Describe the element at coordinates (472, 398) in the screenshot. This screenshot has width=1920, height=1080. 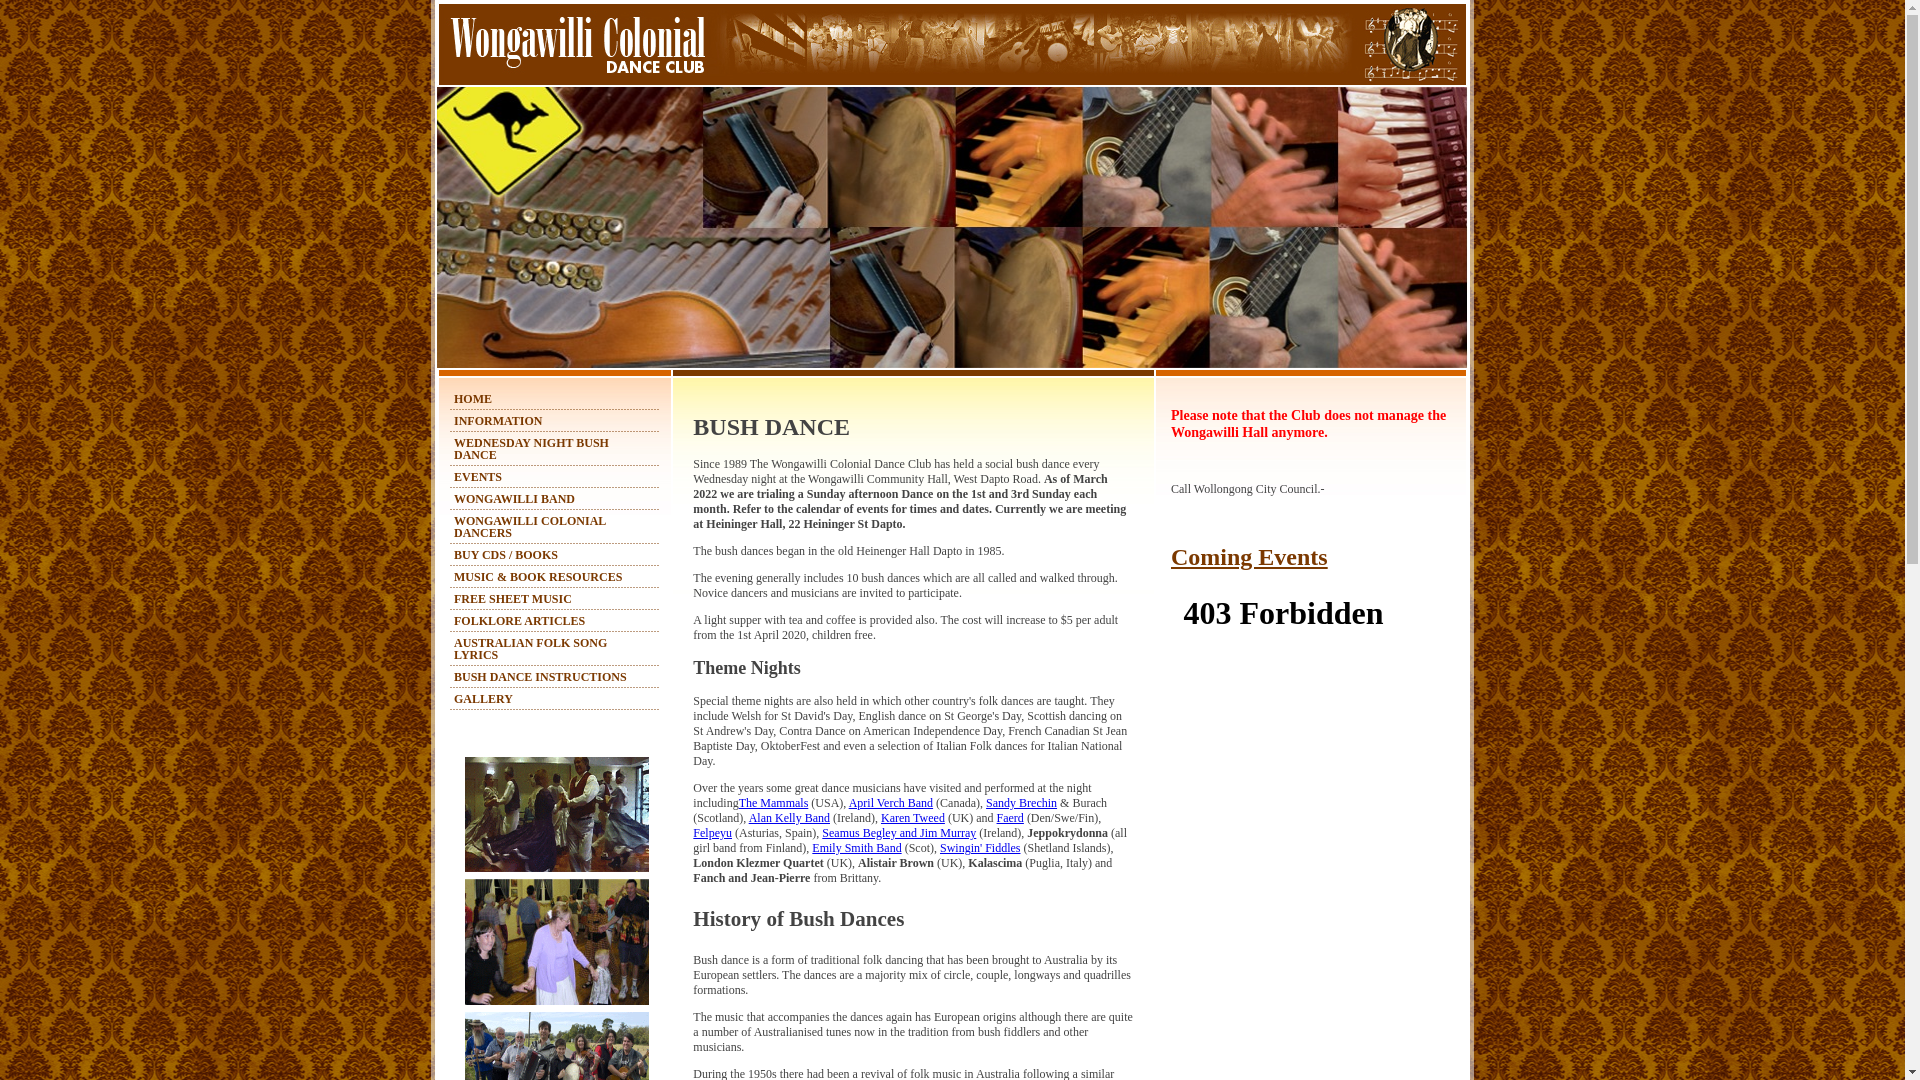
I see `'HOME'` at that location.